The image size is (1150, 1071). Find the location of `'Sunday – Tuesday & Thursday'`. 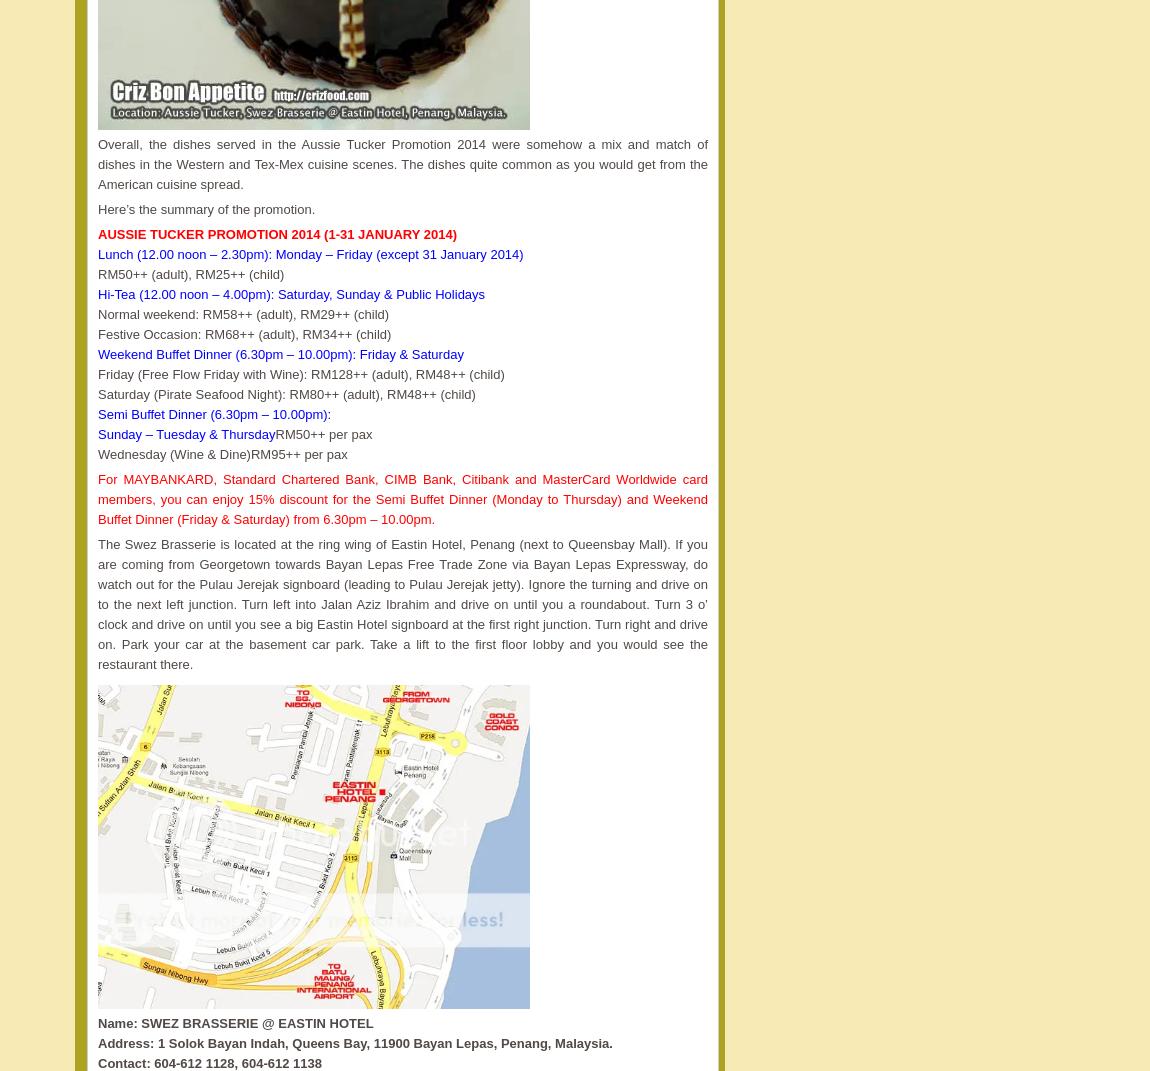

'Sunday – Tuesday & Thursday' is located at coordinates (96, 434).